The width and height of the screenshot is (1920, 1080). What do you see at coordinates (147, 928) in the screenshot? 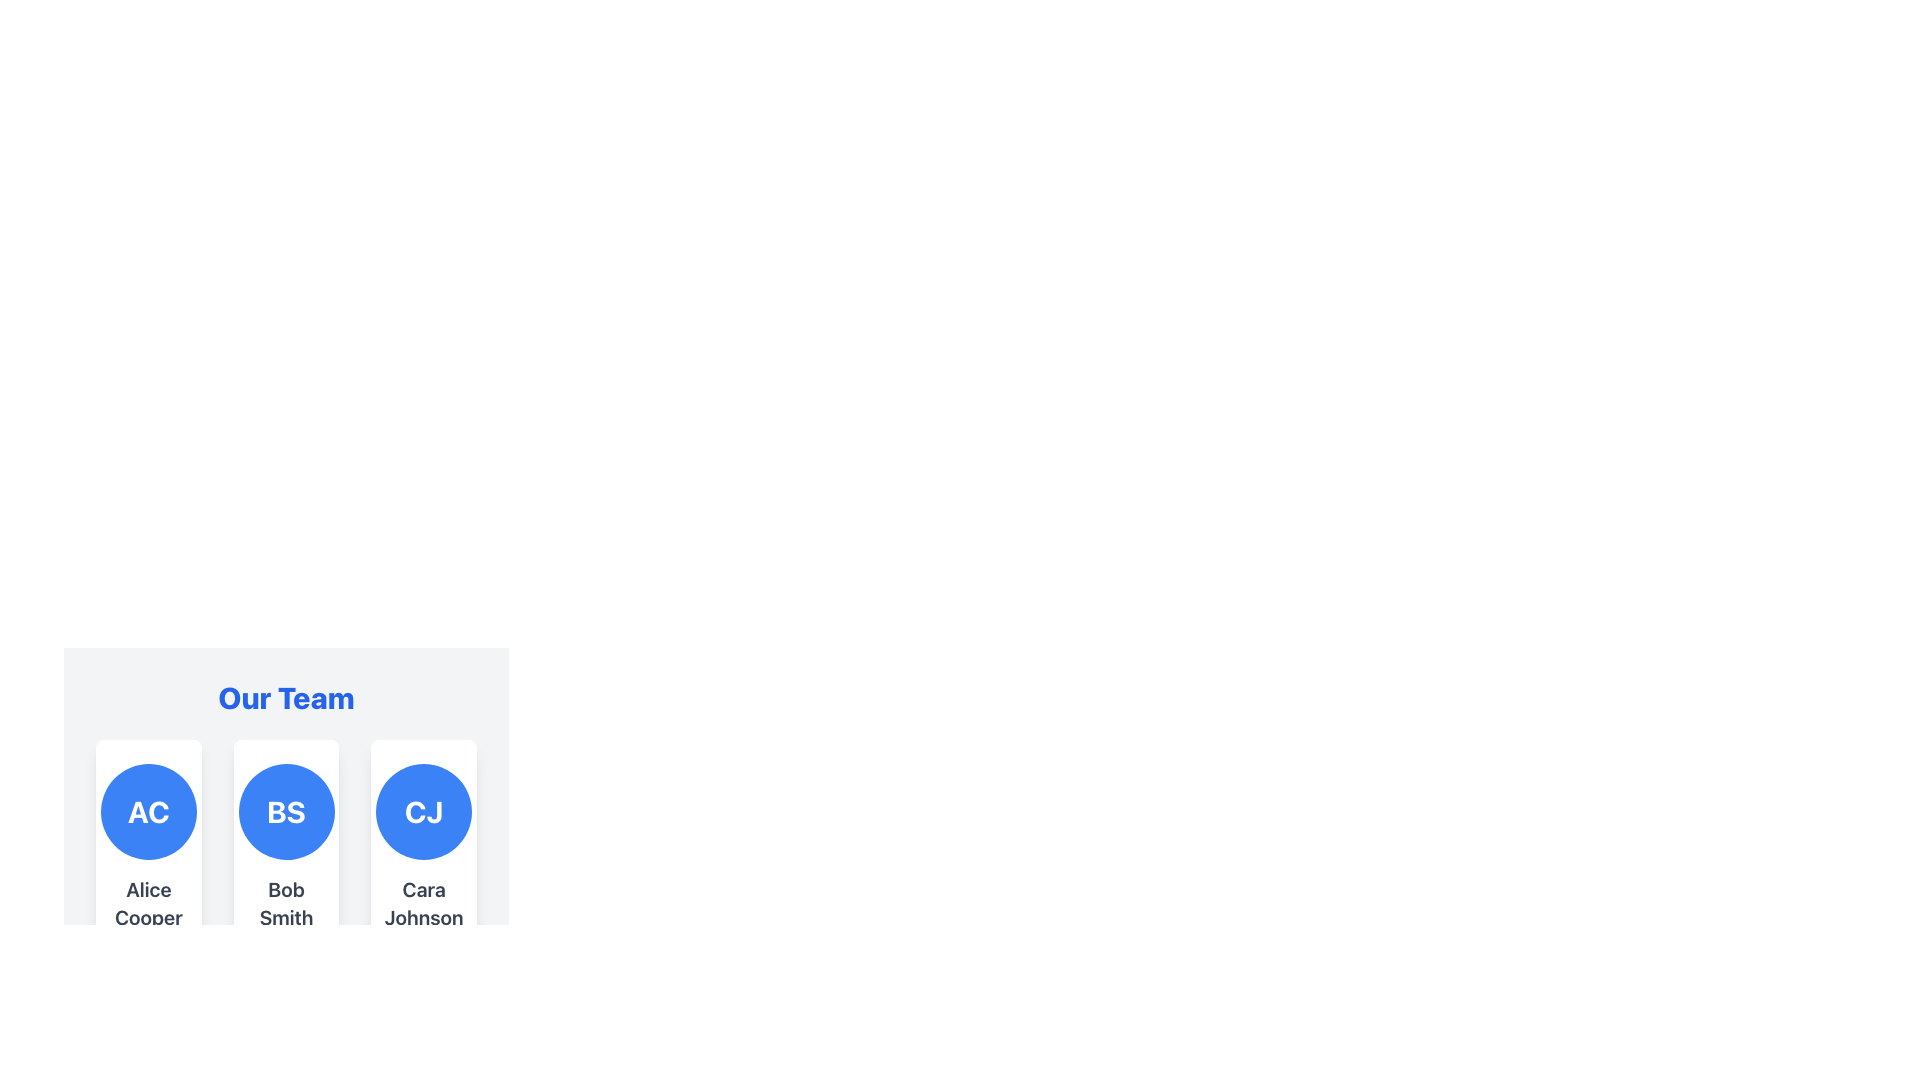
I see `the text label displaying the name and title of the team member, located in the second segment of the leftmost profile card in the team listing interface` at bounding box center [147, 928].